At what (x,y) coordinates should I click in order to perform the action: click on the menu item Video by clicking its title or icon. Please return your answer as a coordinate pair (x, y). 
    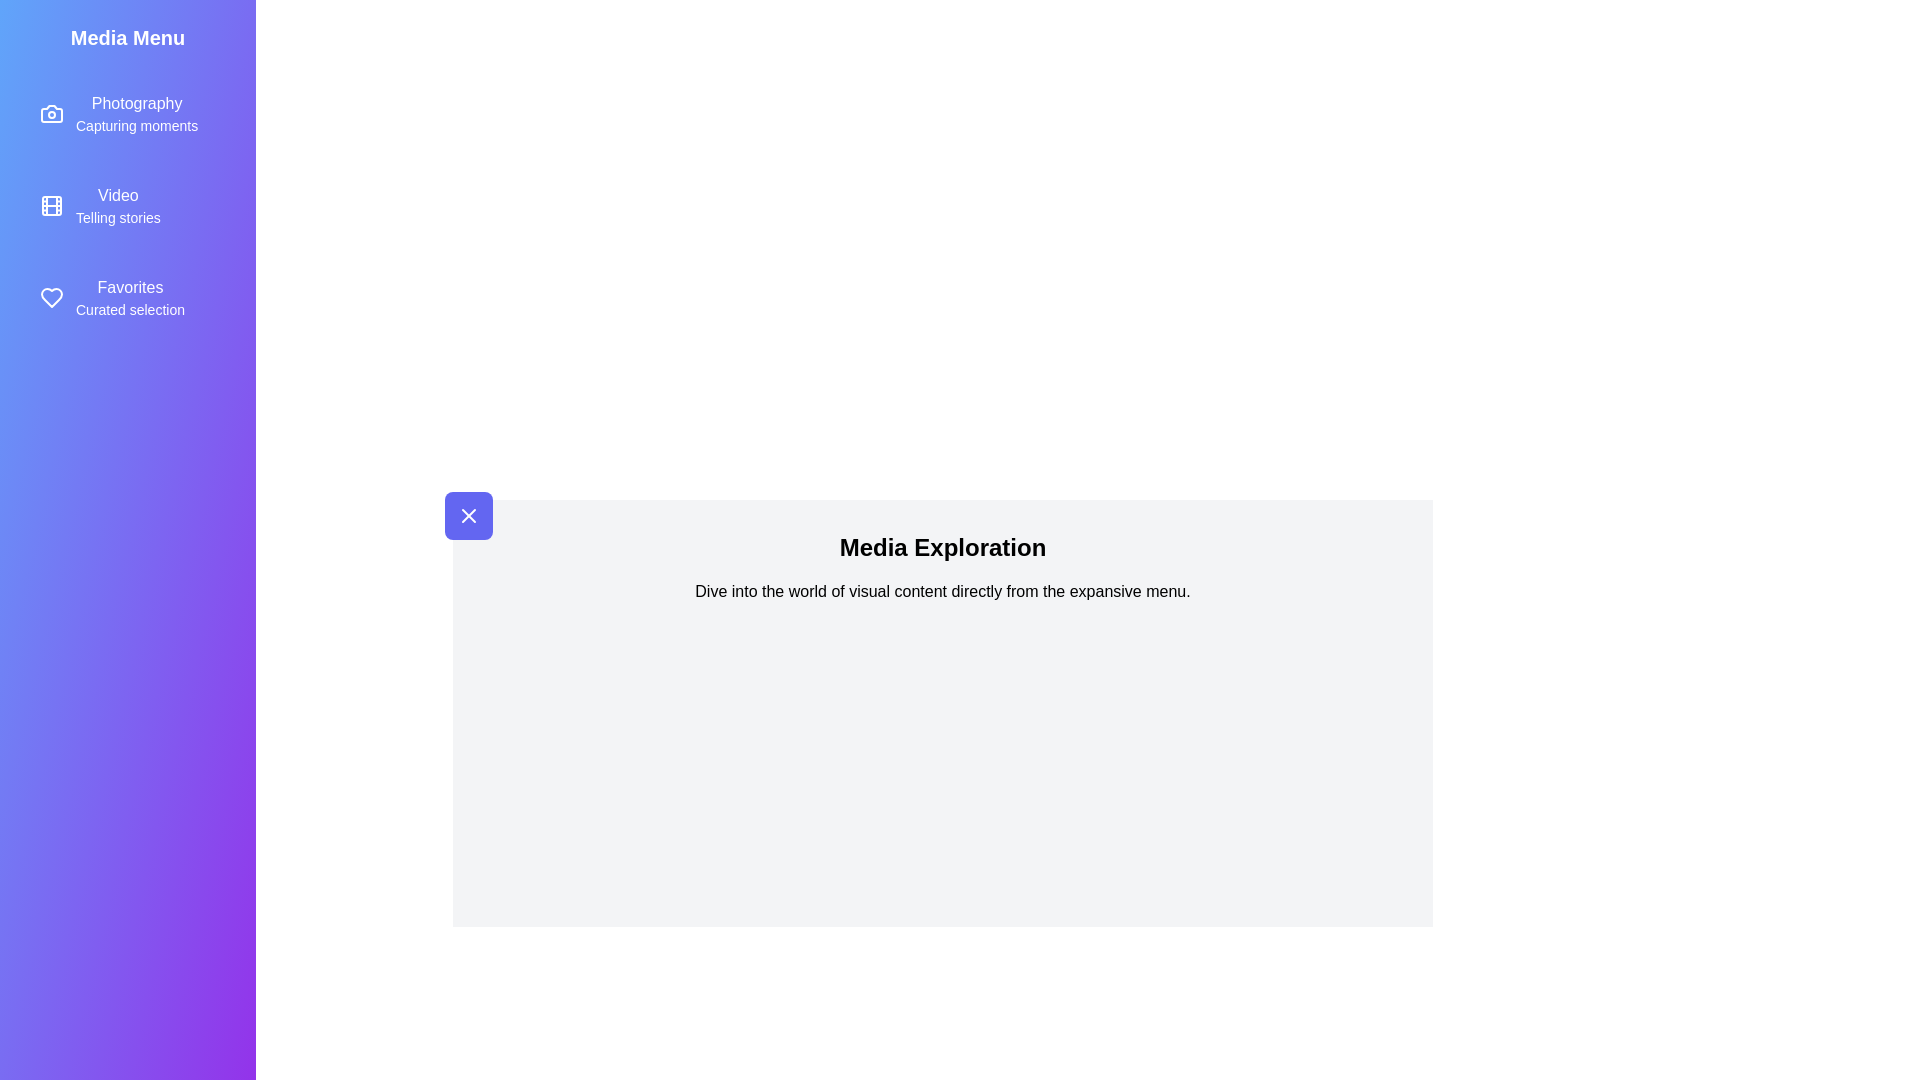
    Looking at the image, I should click on (127, 205).